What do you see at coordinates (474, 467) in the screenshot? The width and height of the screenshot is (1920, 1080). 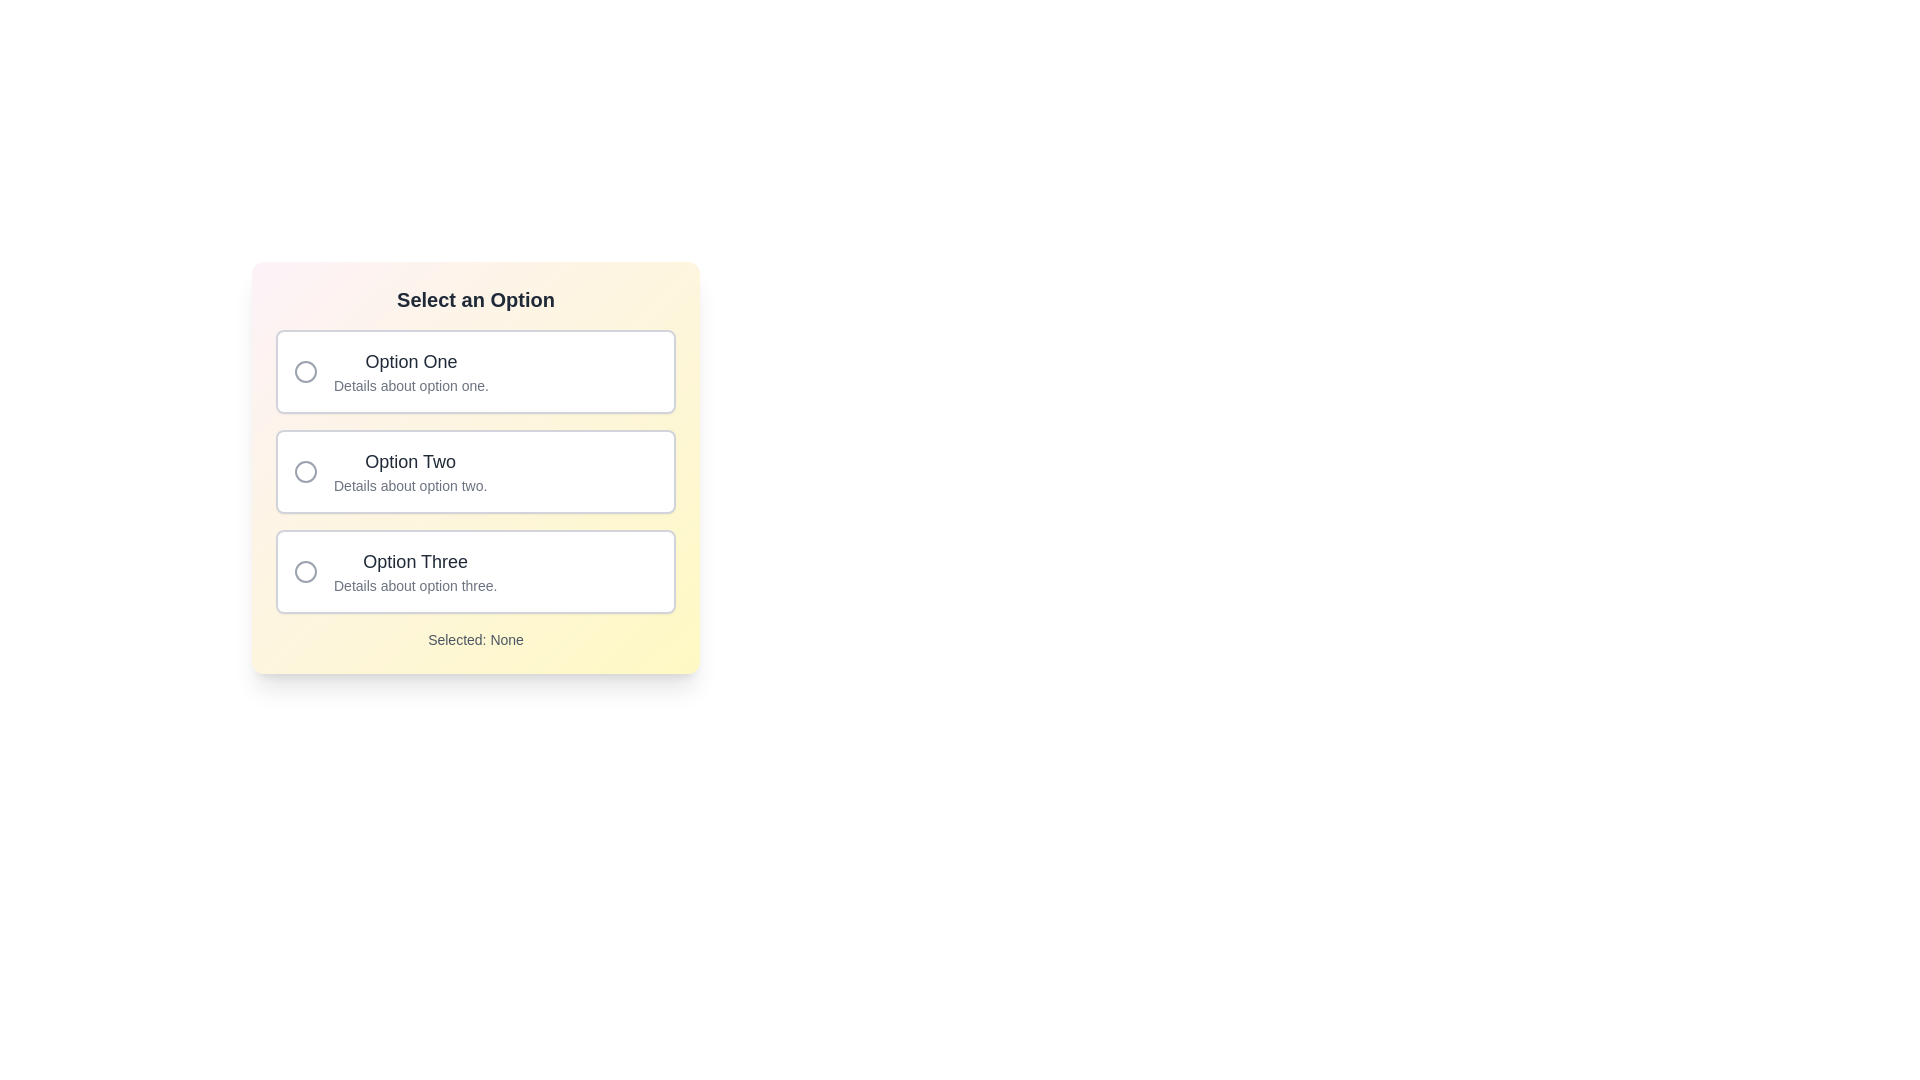 I see `the second radio button option` at bounding box center [474, 467].